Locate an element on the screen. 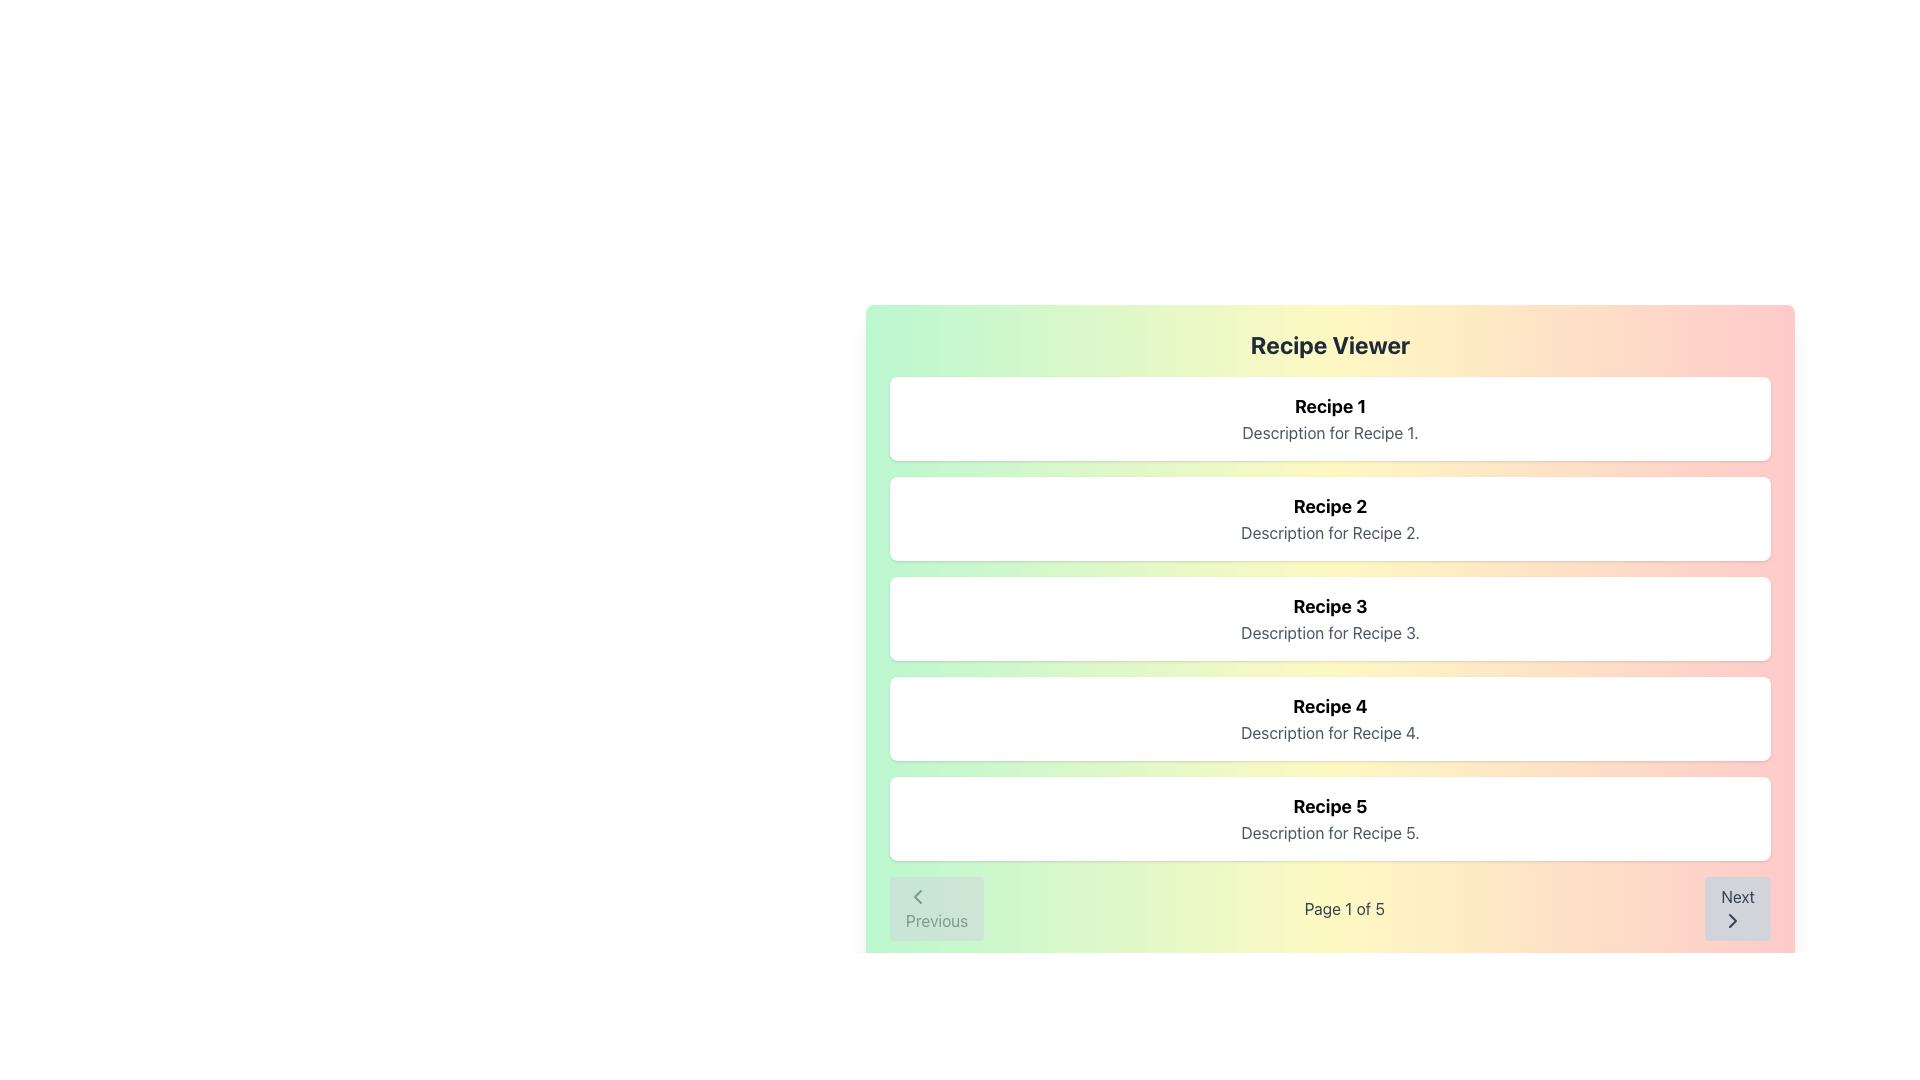 Image resolution: width=1920 pixels, height=1080 pixels. the non-interactive text label that provides additional information about 'Recipe 2', which is located centered below the title within the second rectangular card is located at coordinates (1330, 531).